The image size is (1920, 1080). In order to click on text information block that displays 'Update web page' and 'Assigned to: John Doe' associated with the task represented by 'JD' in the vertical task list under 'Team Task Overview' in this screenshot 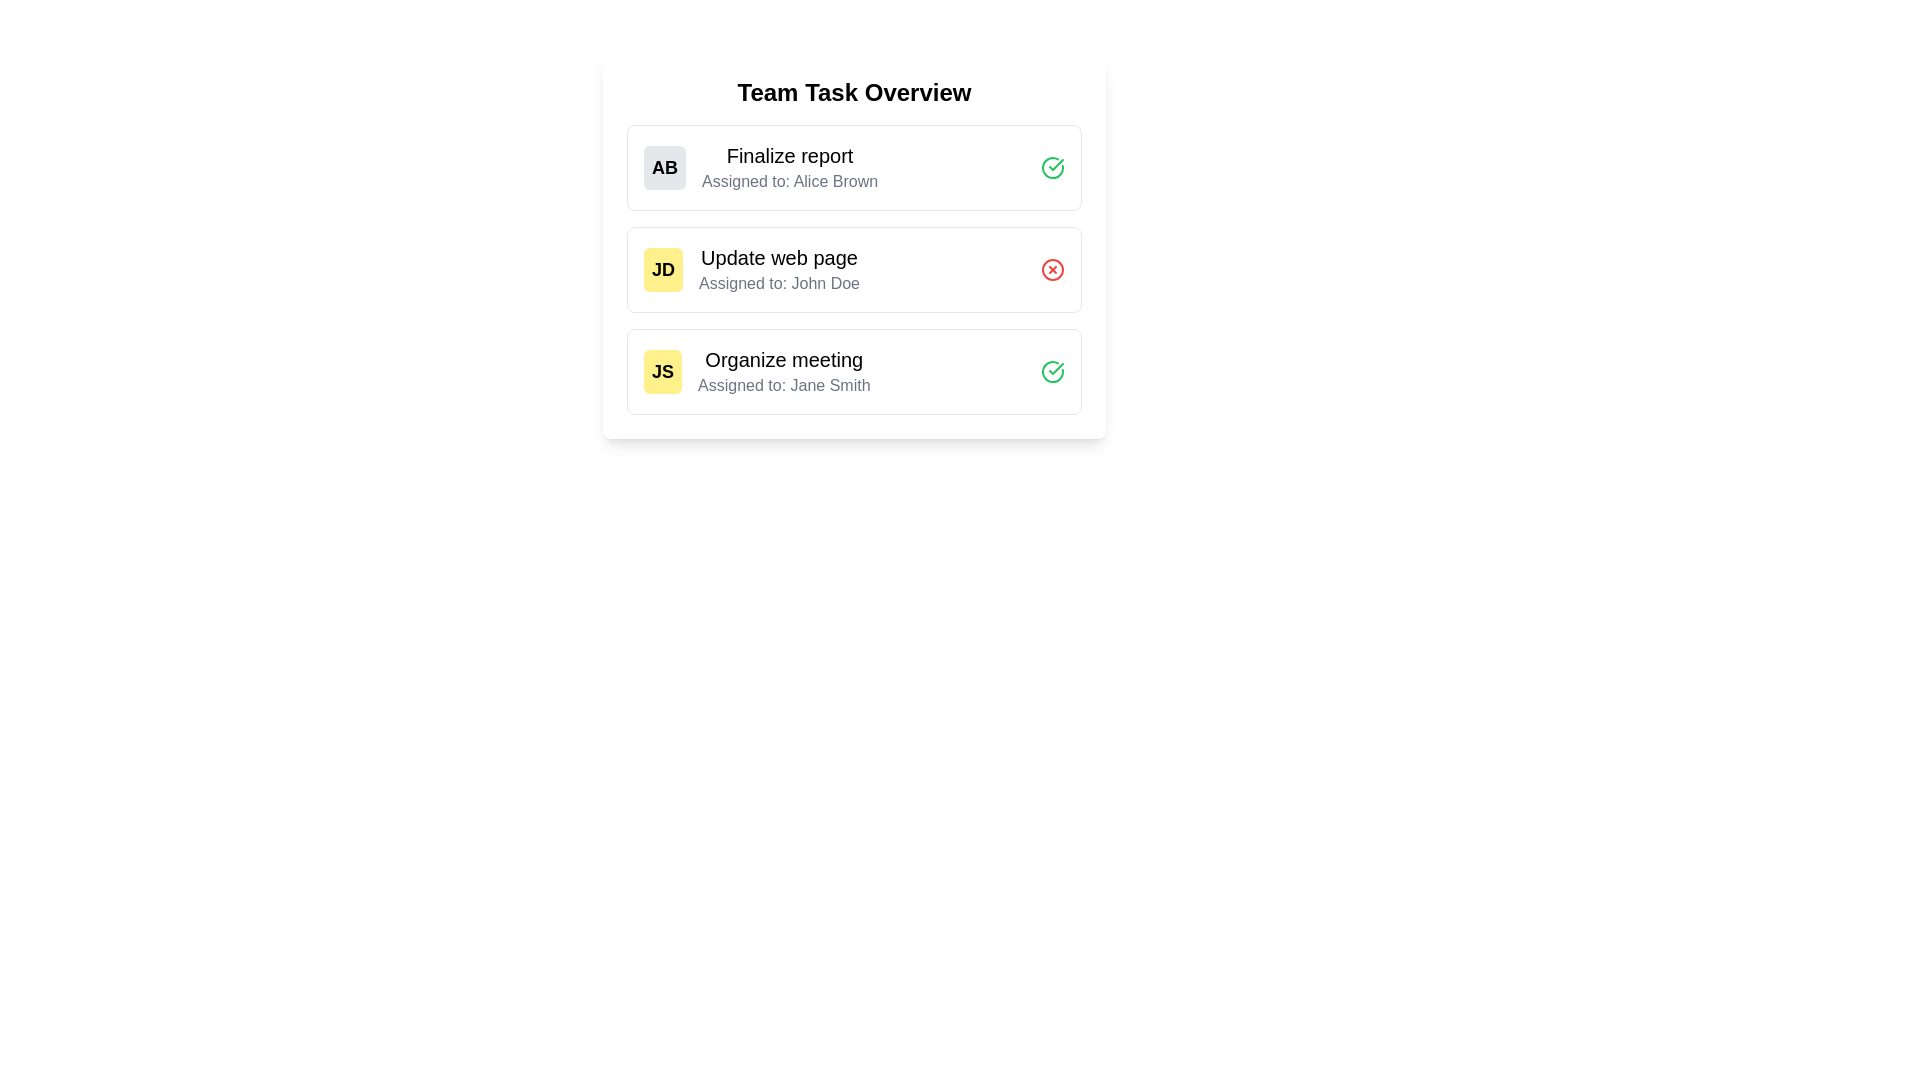, I will do `click(778, 270)`.